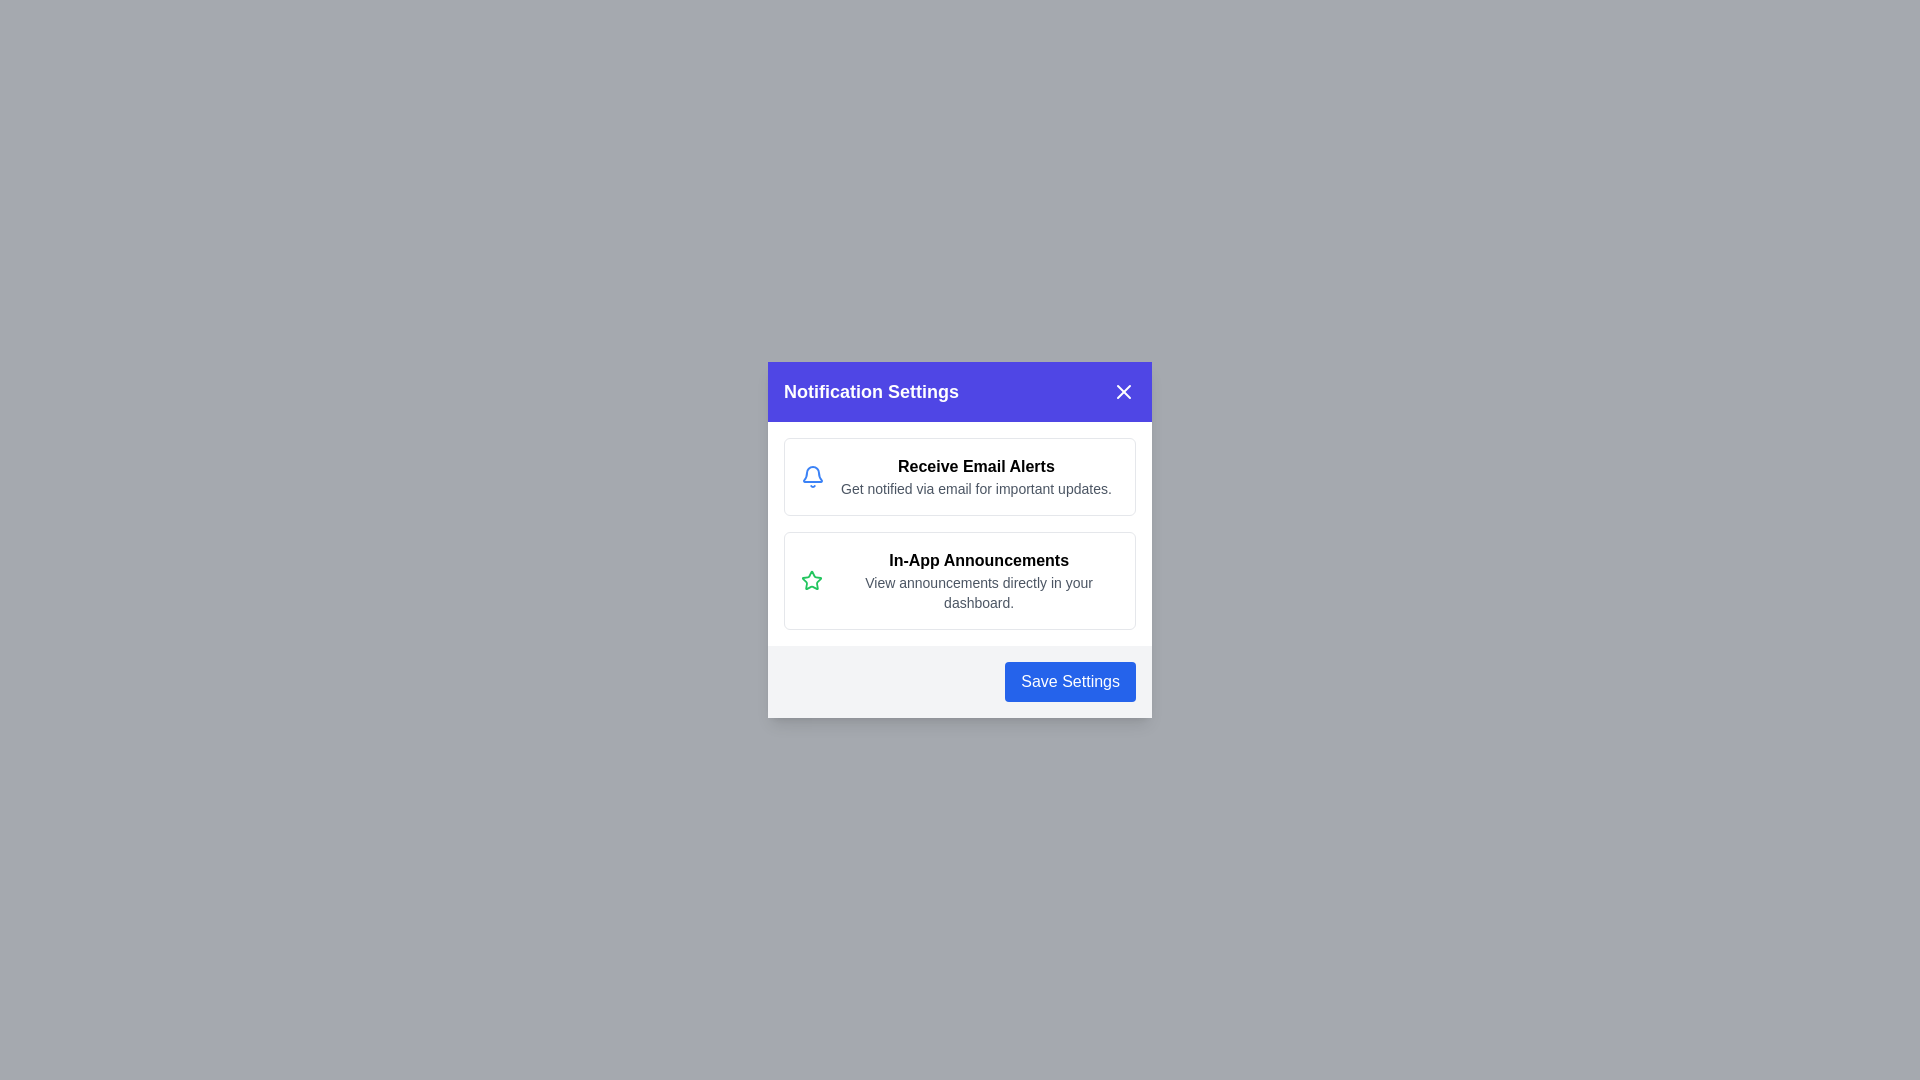  What do you see at coordinates (871, 392) in the screenshot?
I see `the text element Notification Settings to enable selection or copying` at bounding box center [871, 392].